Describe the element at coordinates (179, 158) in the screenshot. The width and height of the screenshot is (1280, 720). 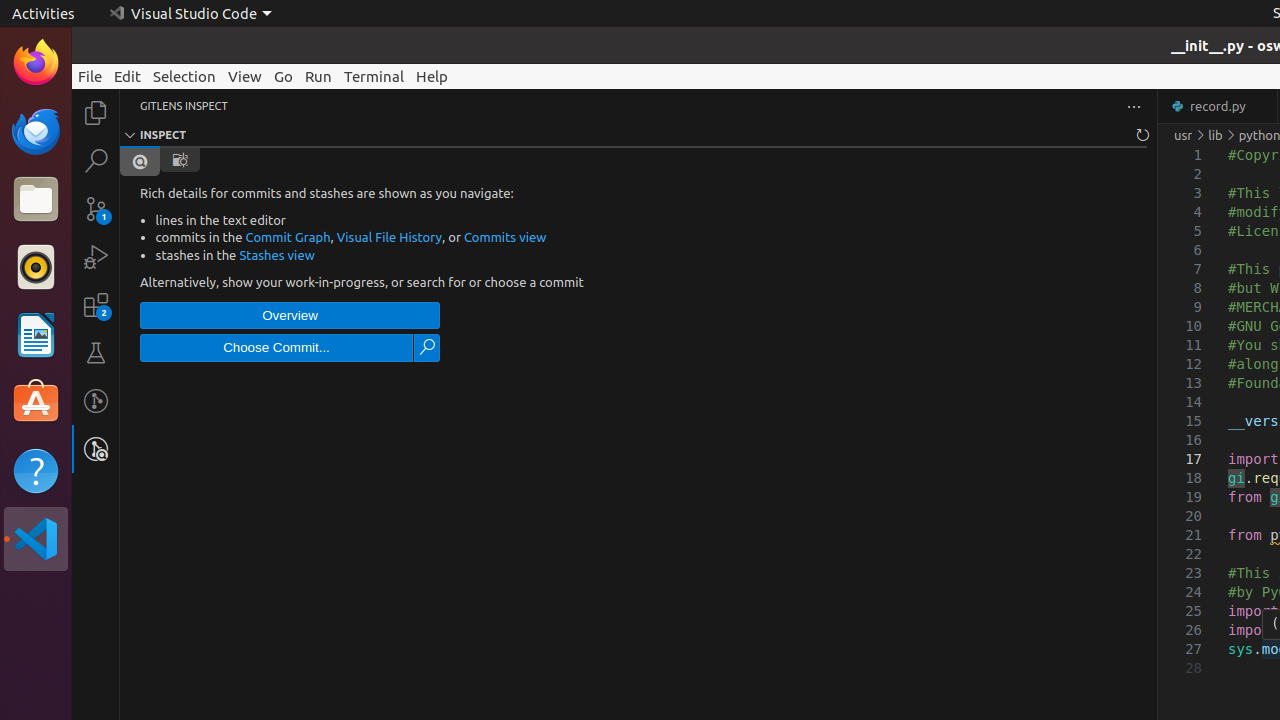
I see `''` at that location.